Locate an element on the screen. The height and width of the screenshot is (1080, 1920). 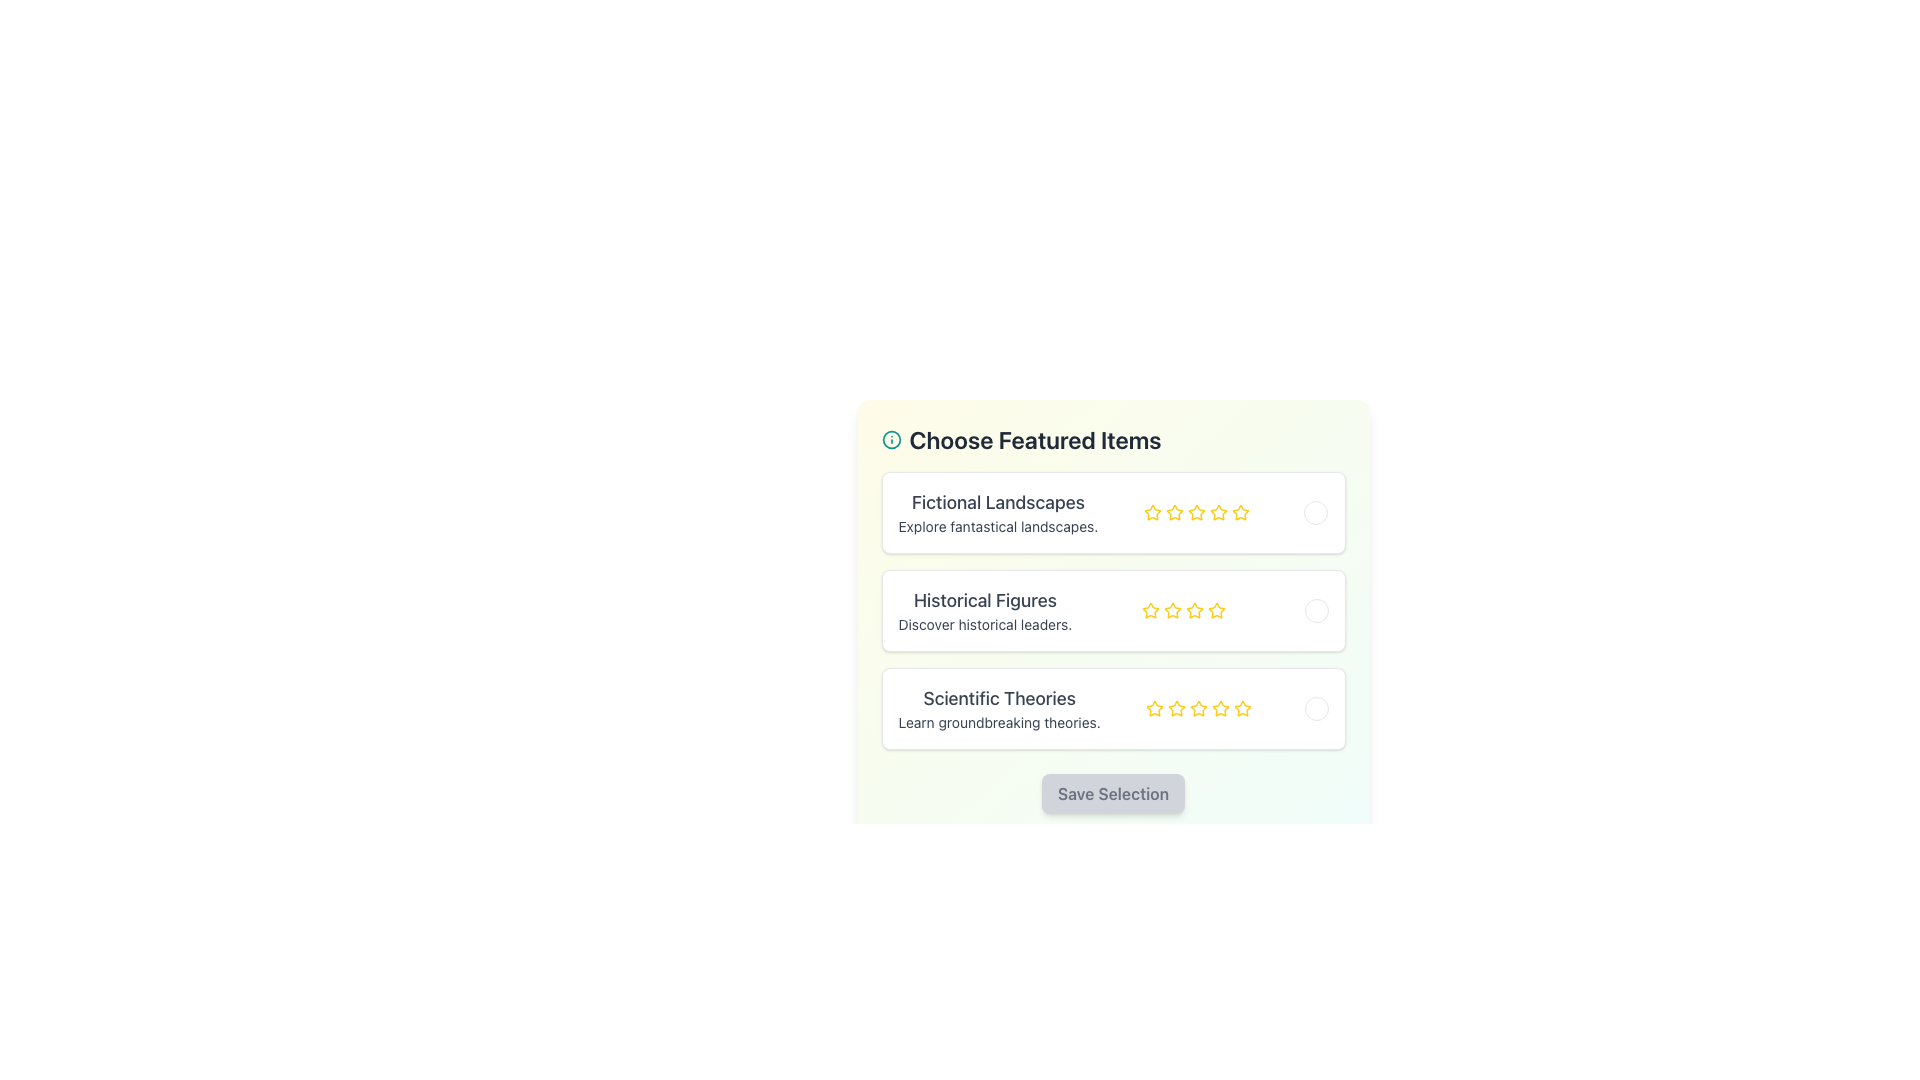
the first star in the star rating UI widget for 'Fictional Landscapes' to set the rating to one star is located at coordinates (1152, 511).